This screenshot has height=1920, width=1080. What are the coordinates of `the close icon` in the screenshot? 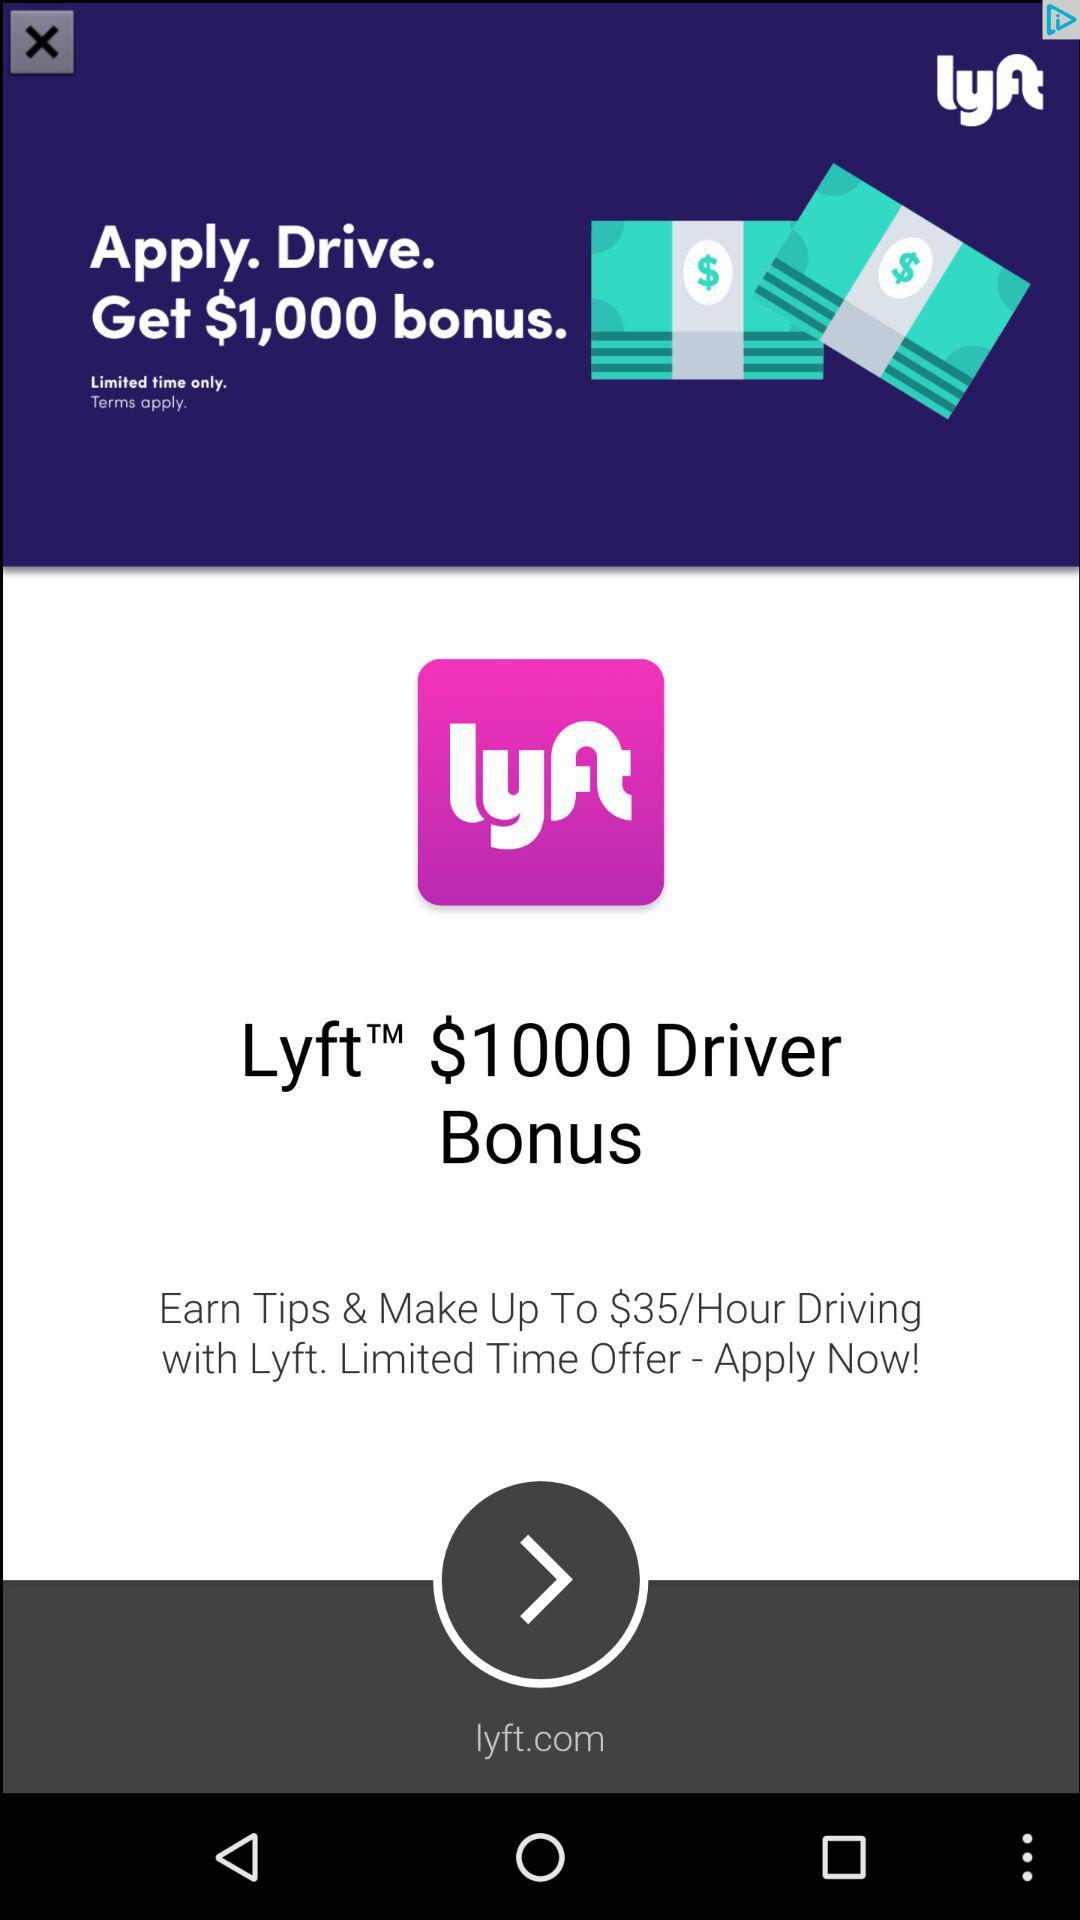 It's located at (42, 44).